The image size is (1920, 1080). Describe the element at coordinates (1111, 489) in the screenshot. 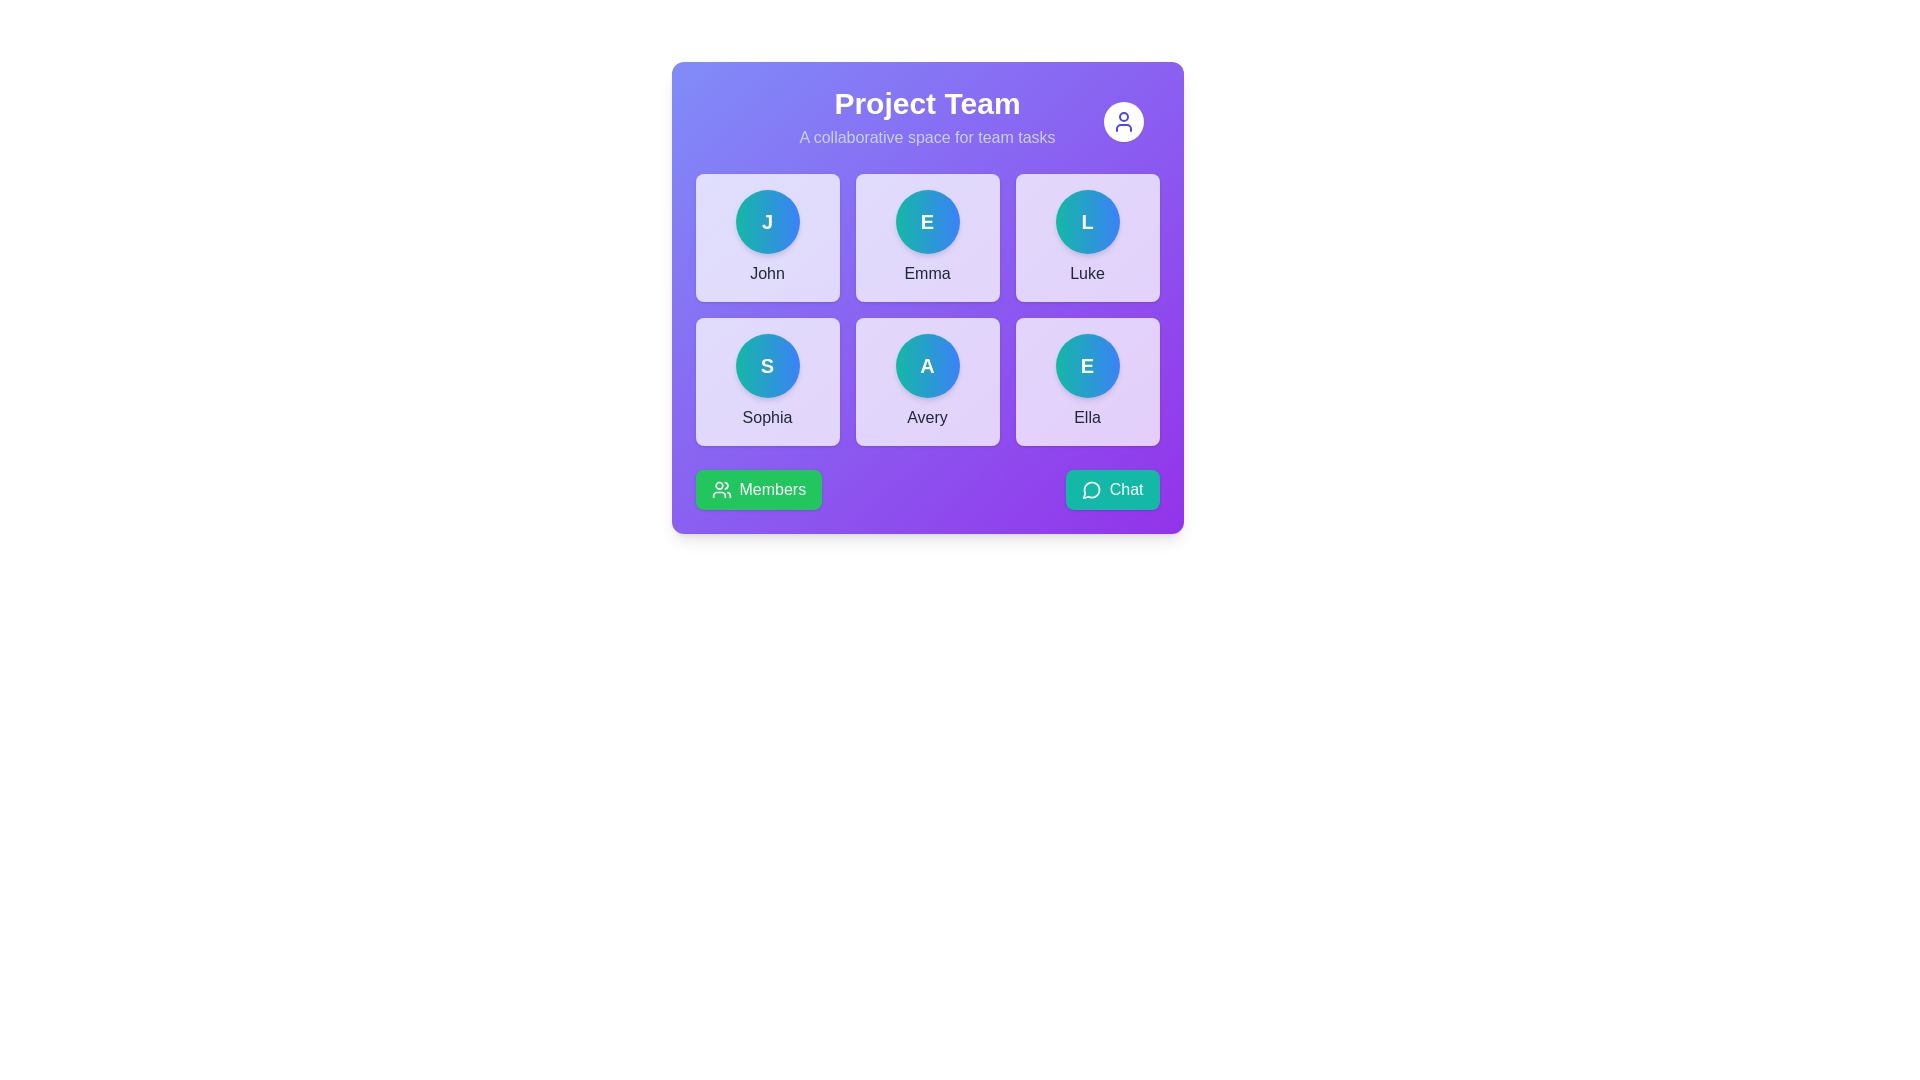

I see `the teal button with white text labeled 'Chat'` at that location.